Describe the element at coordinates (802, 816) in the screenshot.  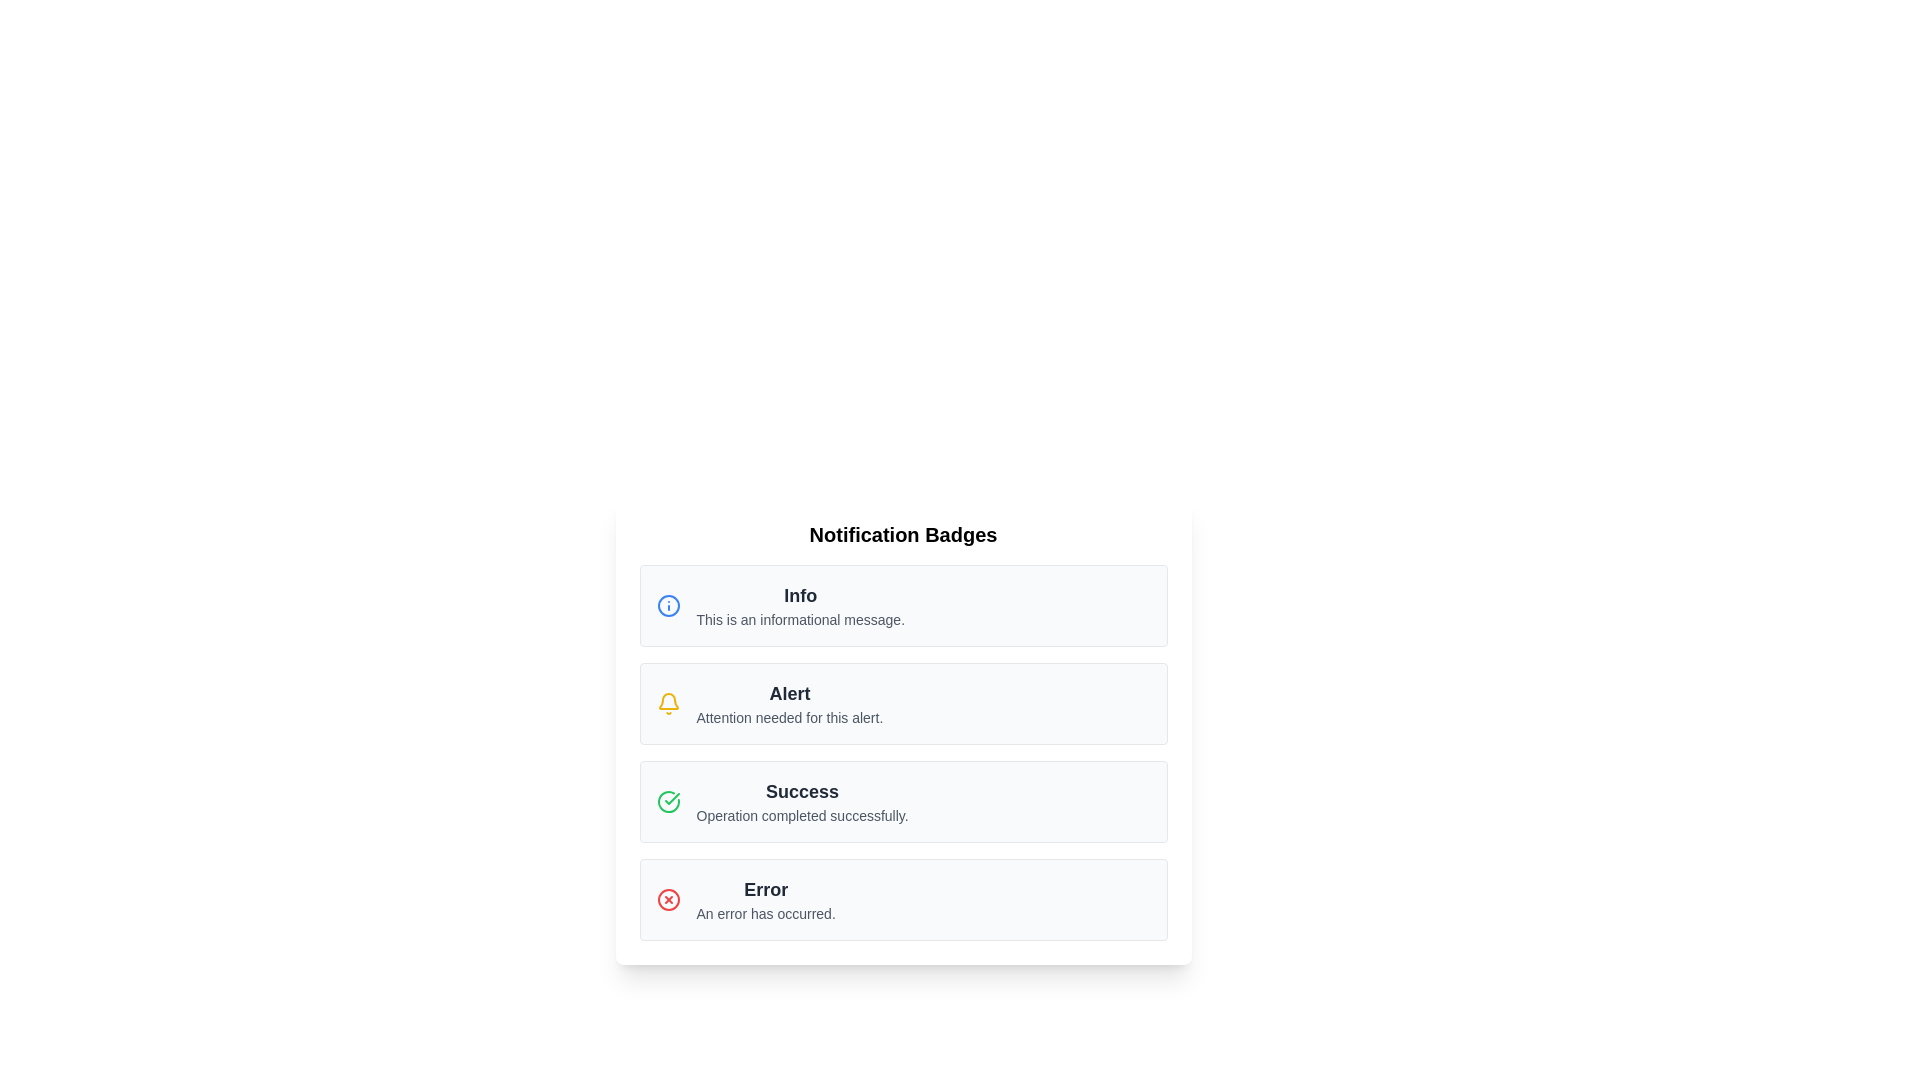
I see `the Text Label element displaying the message 'Operation completed successfully.' located beneath the title 'Success' in the Notification Badges section` at that location.